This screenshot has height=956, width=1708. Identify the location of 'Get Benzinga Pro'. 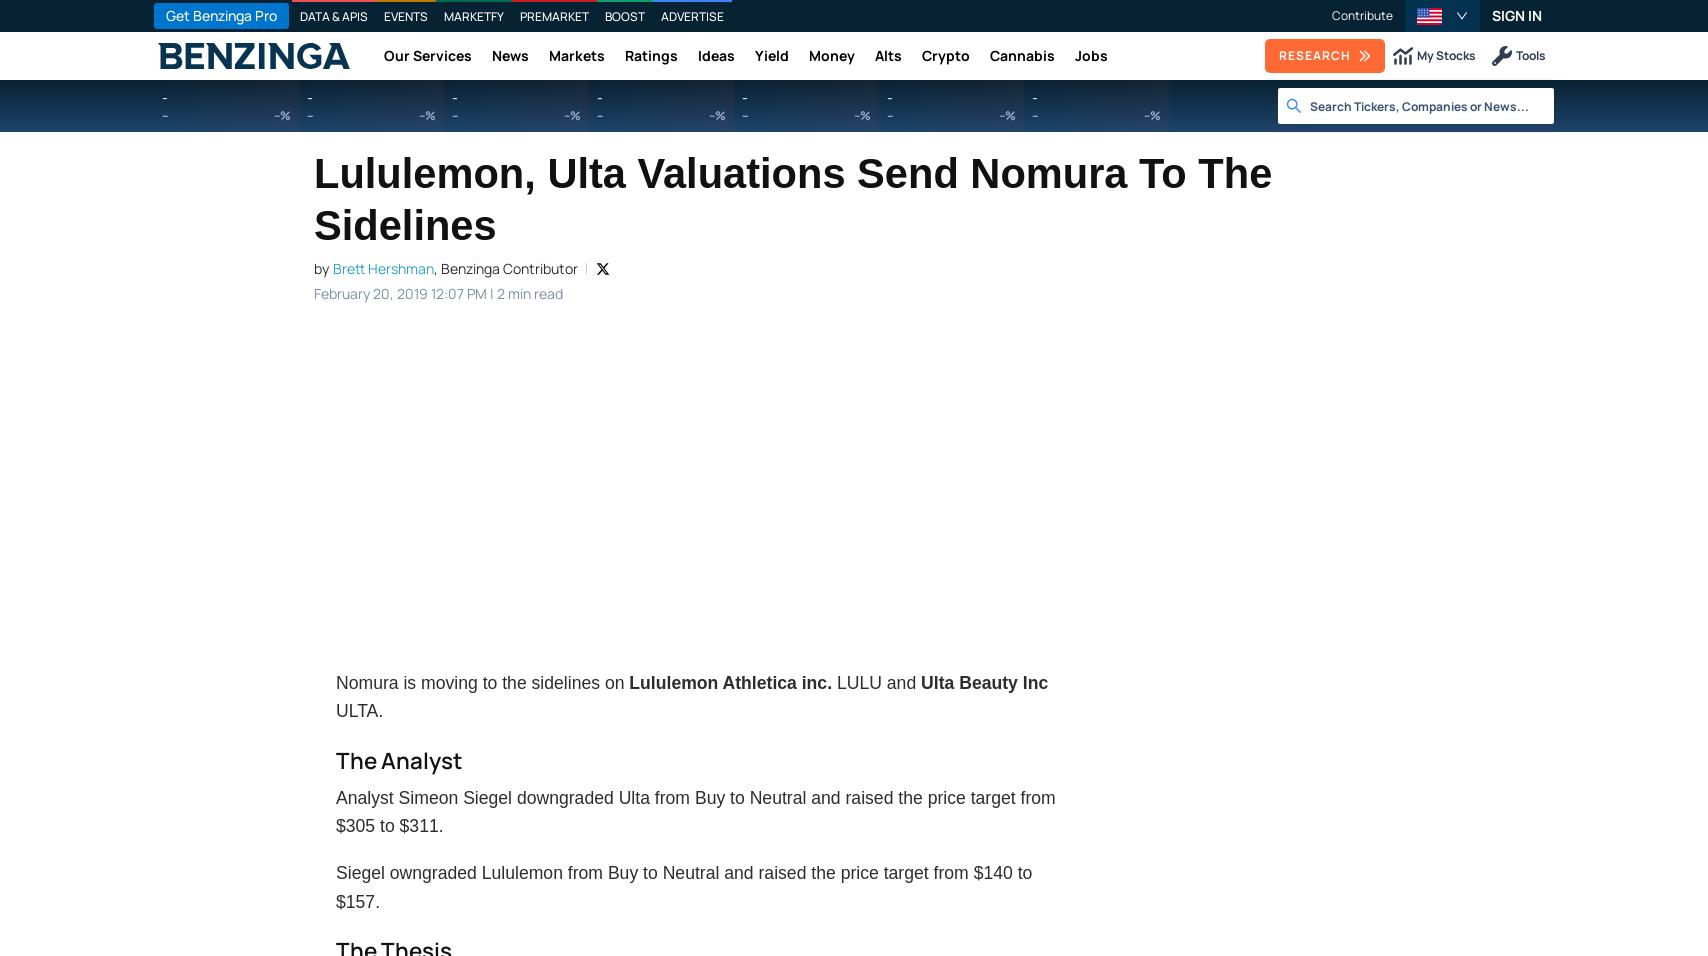
(221, 14).